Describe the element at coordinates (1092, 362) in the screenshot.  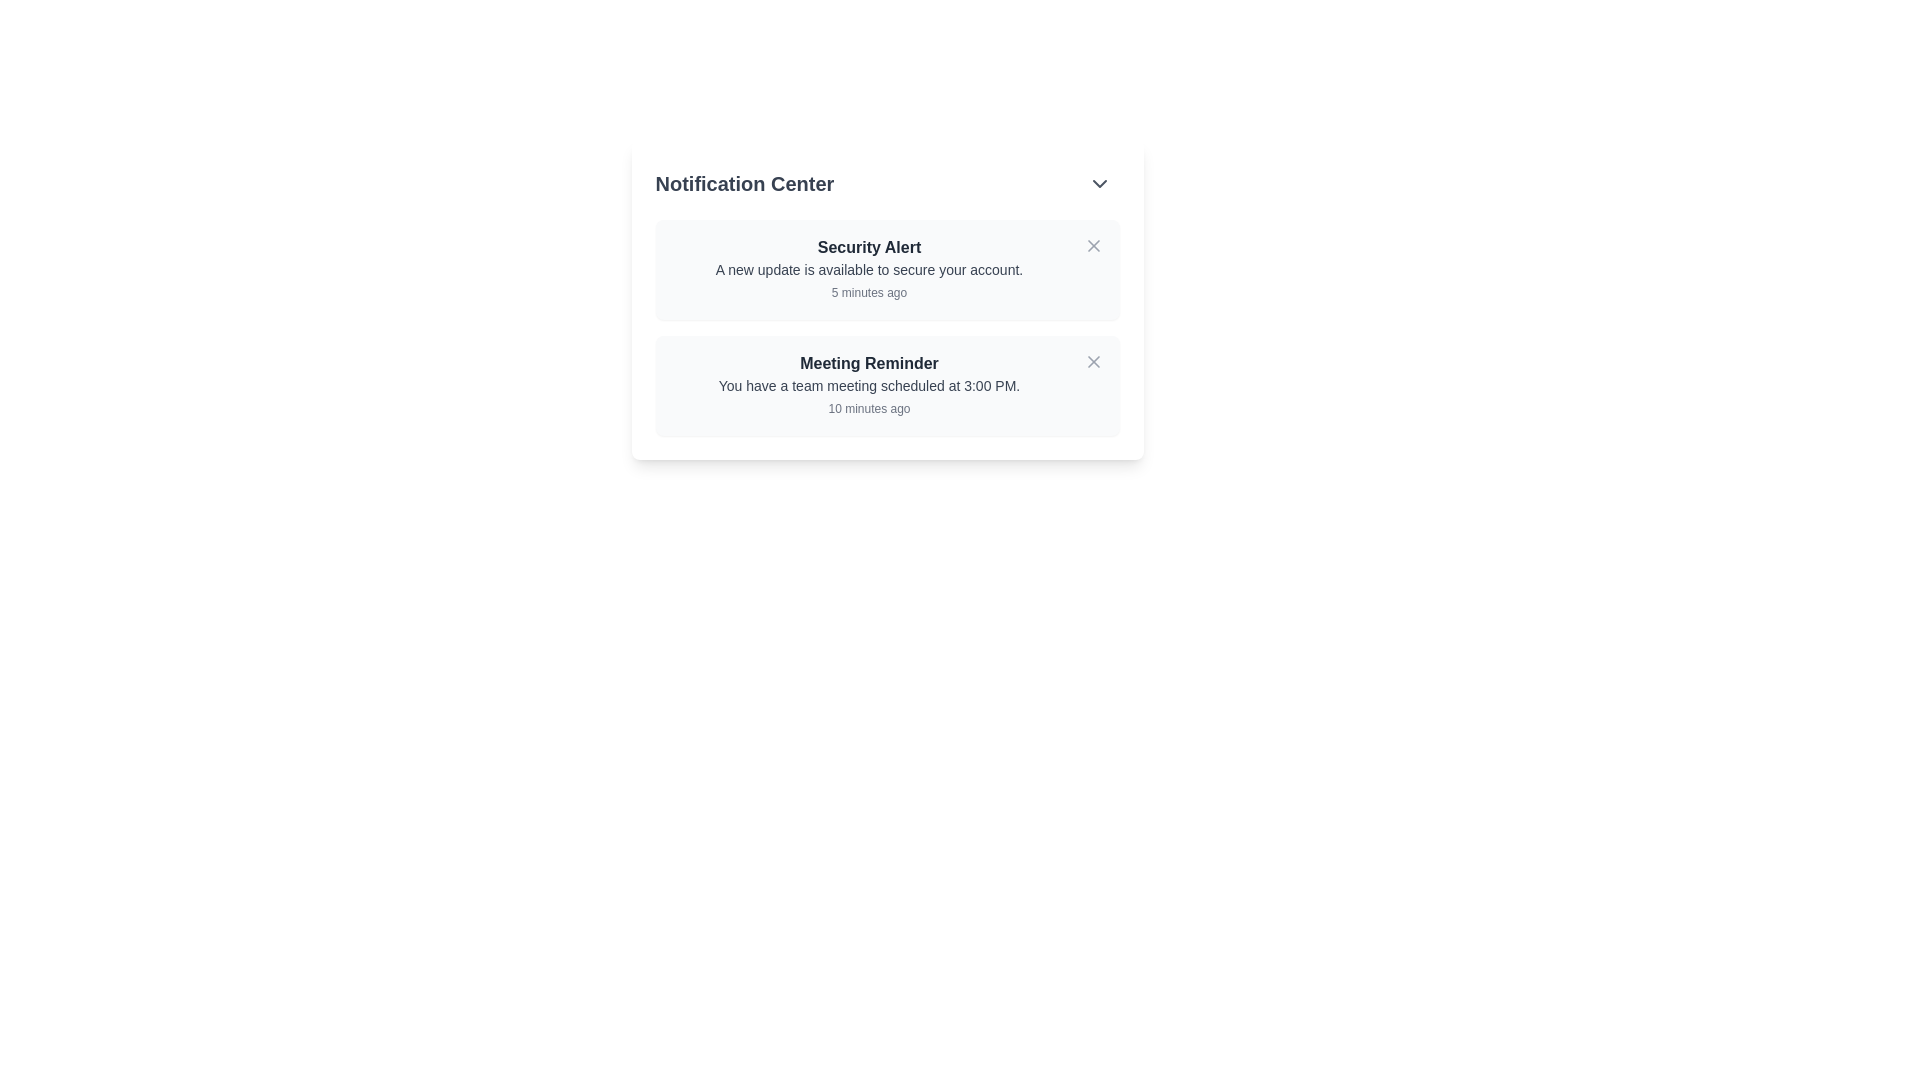
I see `the 'X' icon button in the top-right corner of the 'Meeting Reminder' notification` at that location.